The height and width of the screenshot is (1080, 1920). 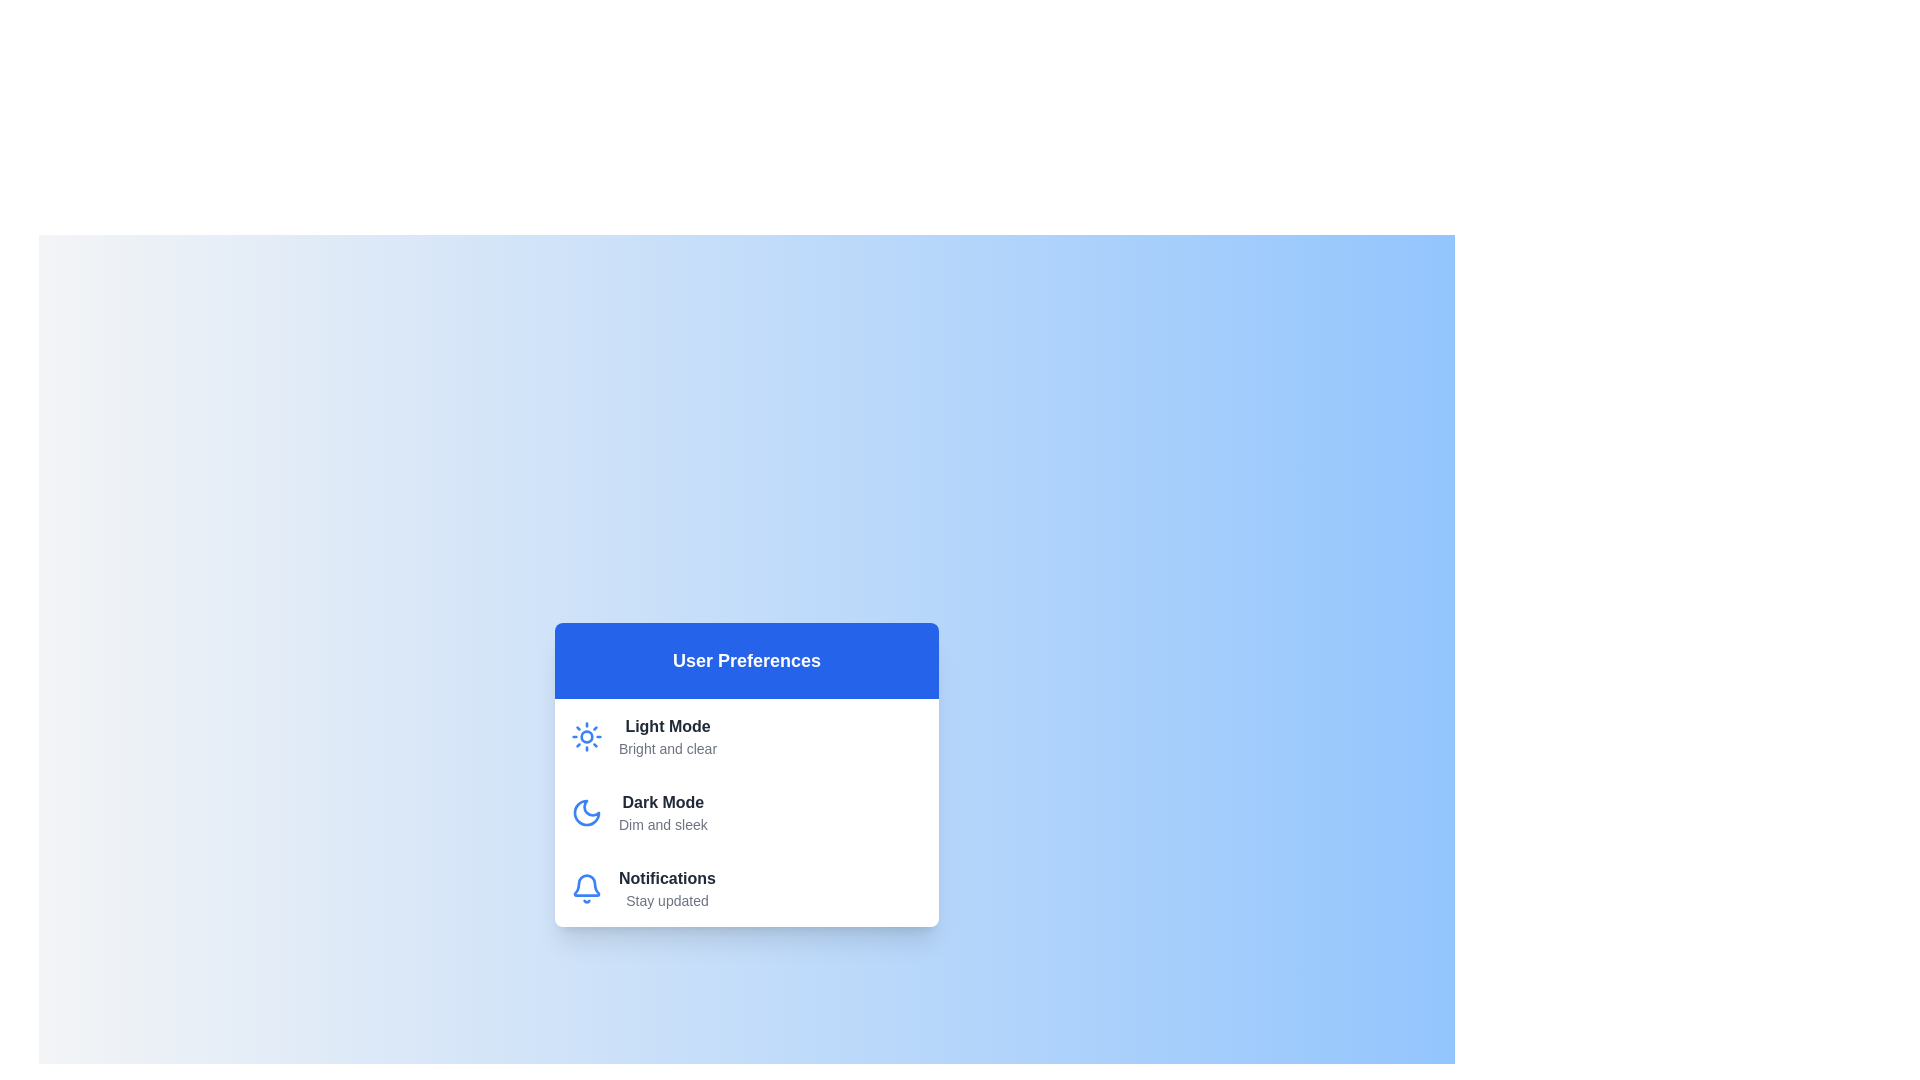 I want to click on the theme Light Mode by clicking on its corresponding list item, so click(x=746, y=736).